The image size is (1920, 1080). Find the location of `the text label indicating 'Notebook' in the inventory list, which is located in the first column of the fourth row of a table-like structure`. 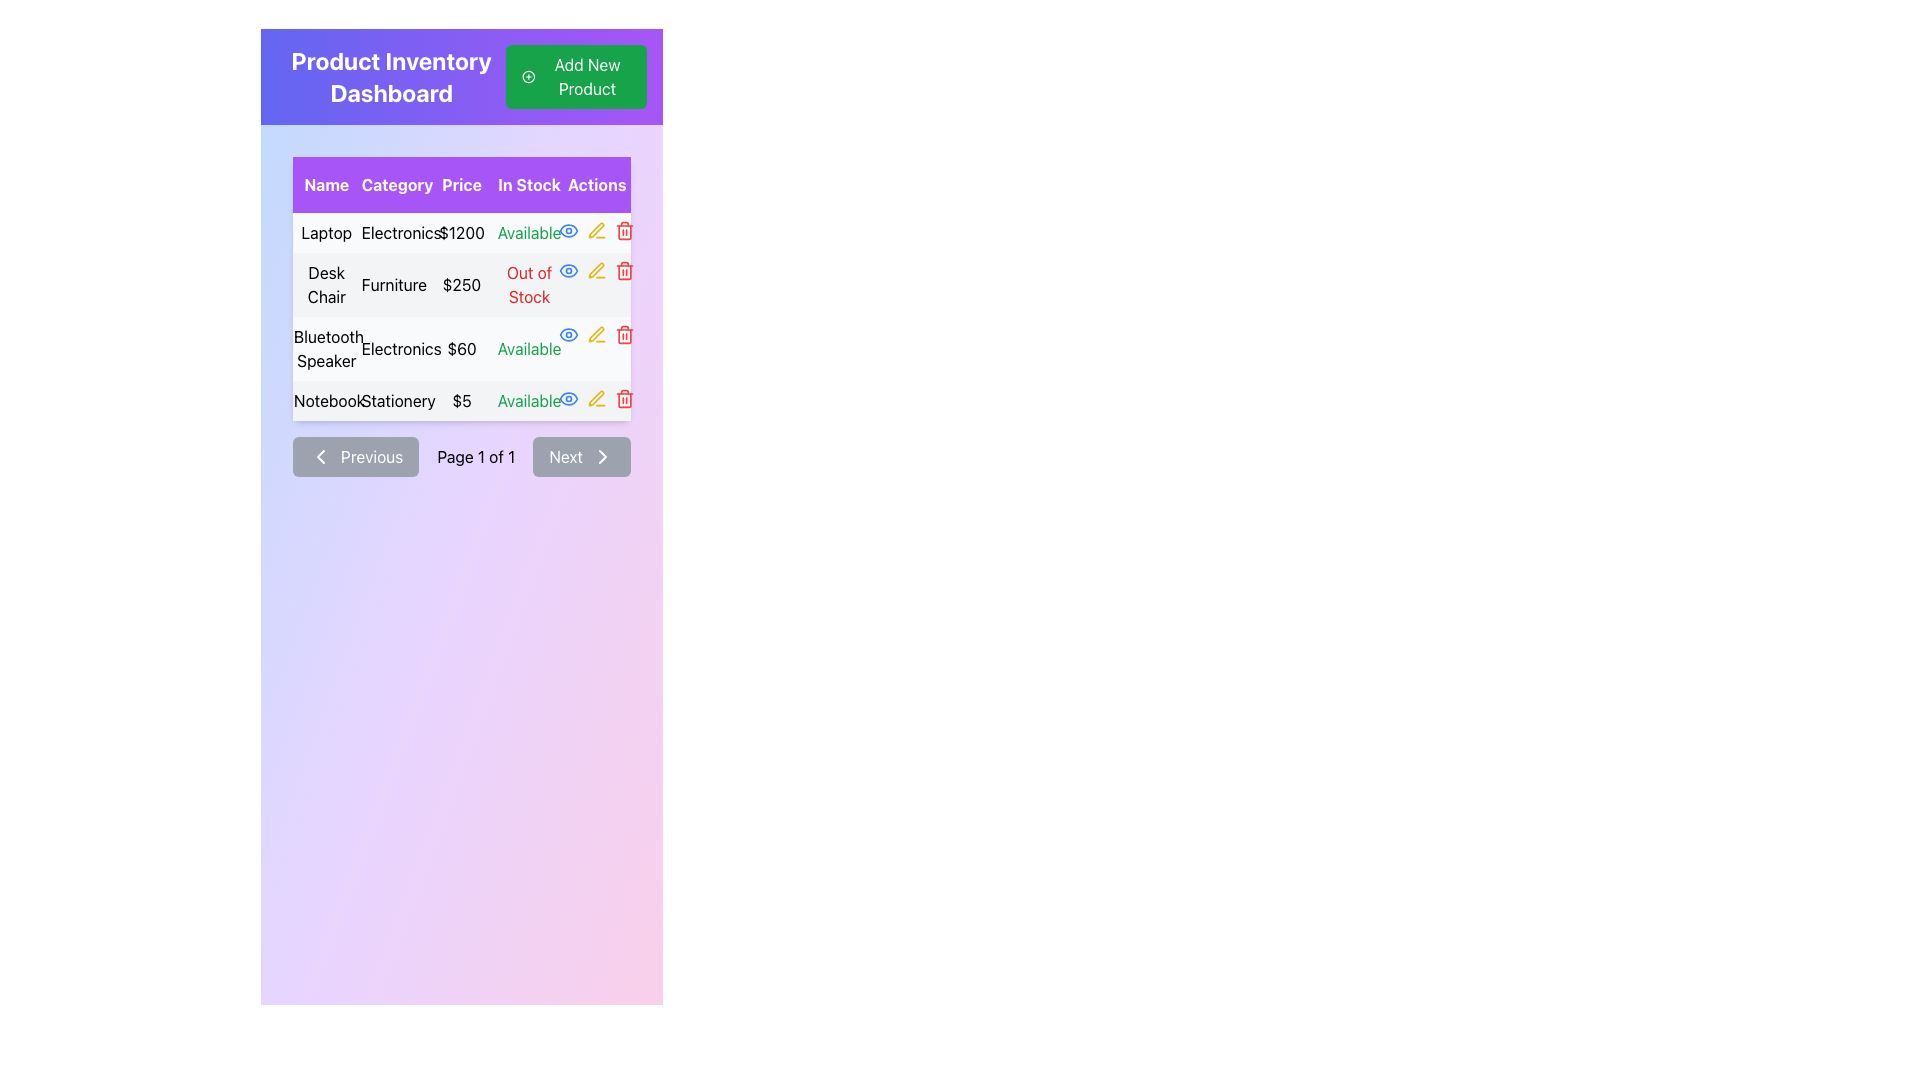

the text label indicating 'Notebook' in the inventory list, which is located in the first column of the fourth row of a table-like structure is located at coordinates (326, 401).